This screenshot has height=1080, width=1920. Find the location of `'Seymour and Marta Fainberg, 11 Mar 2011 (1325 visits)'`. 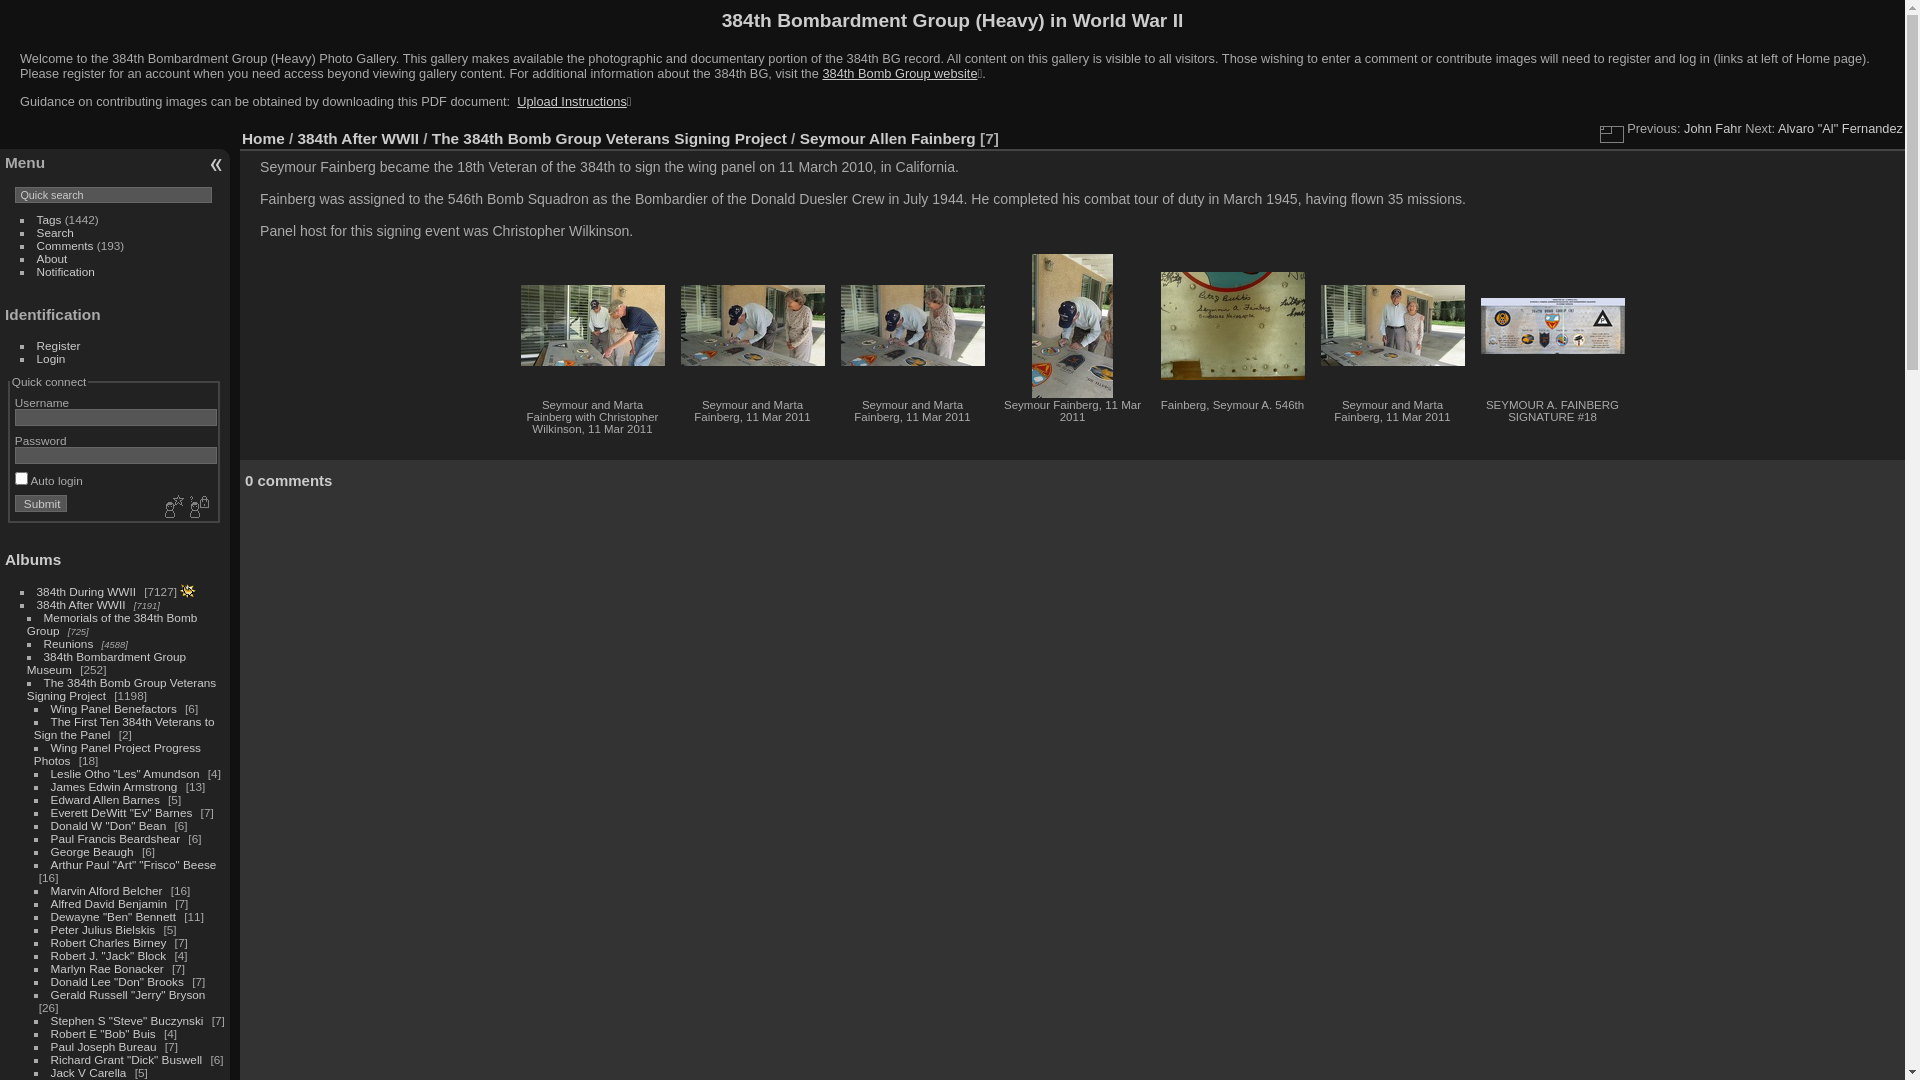

'Seymour and Marta Fainberg, 11 Mar 2011 (1325 visits)' is located at coordinates (840, 324).